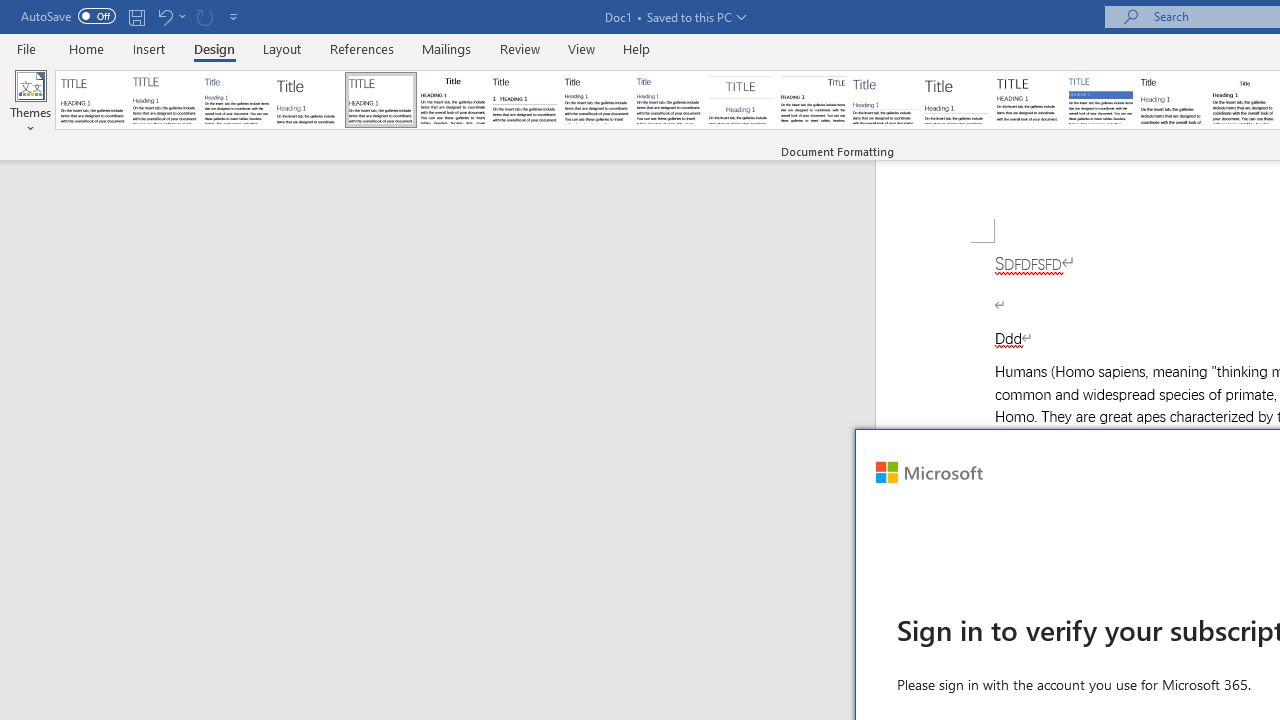 The height and width of the screenshot is (720, 1280). What do you see at coordinates (1173, 100) in the screenshot?
I see `'Word'` at bounding box center [1173, 100].